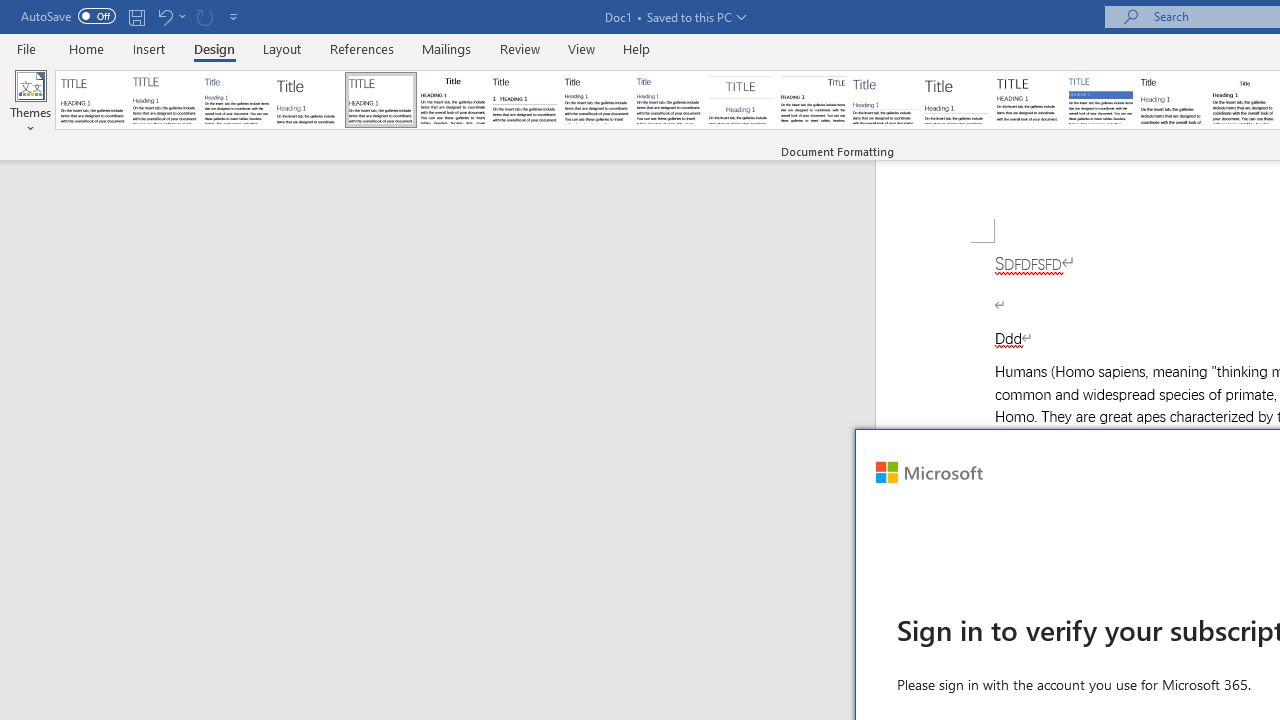 The height and width of the screenshot is (720, 1280). What do you see at coordinates (1173, 100) in the screenshot?
I see `'Word'` at bounding box center [1173, 100].